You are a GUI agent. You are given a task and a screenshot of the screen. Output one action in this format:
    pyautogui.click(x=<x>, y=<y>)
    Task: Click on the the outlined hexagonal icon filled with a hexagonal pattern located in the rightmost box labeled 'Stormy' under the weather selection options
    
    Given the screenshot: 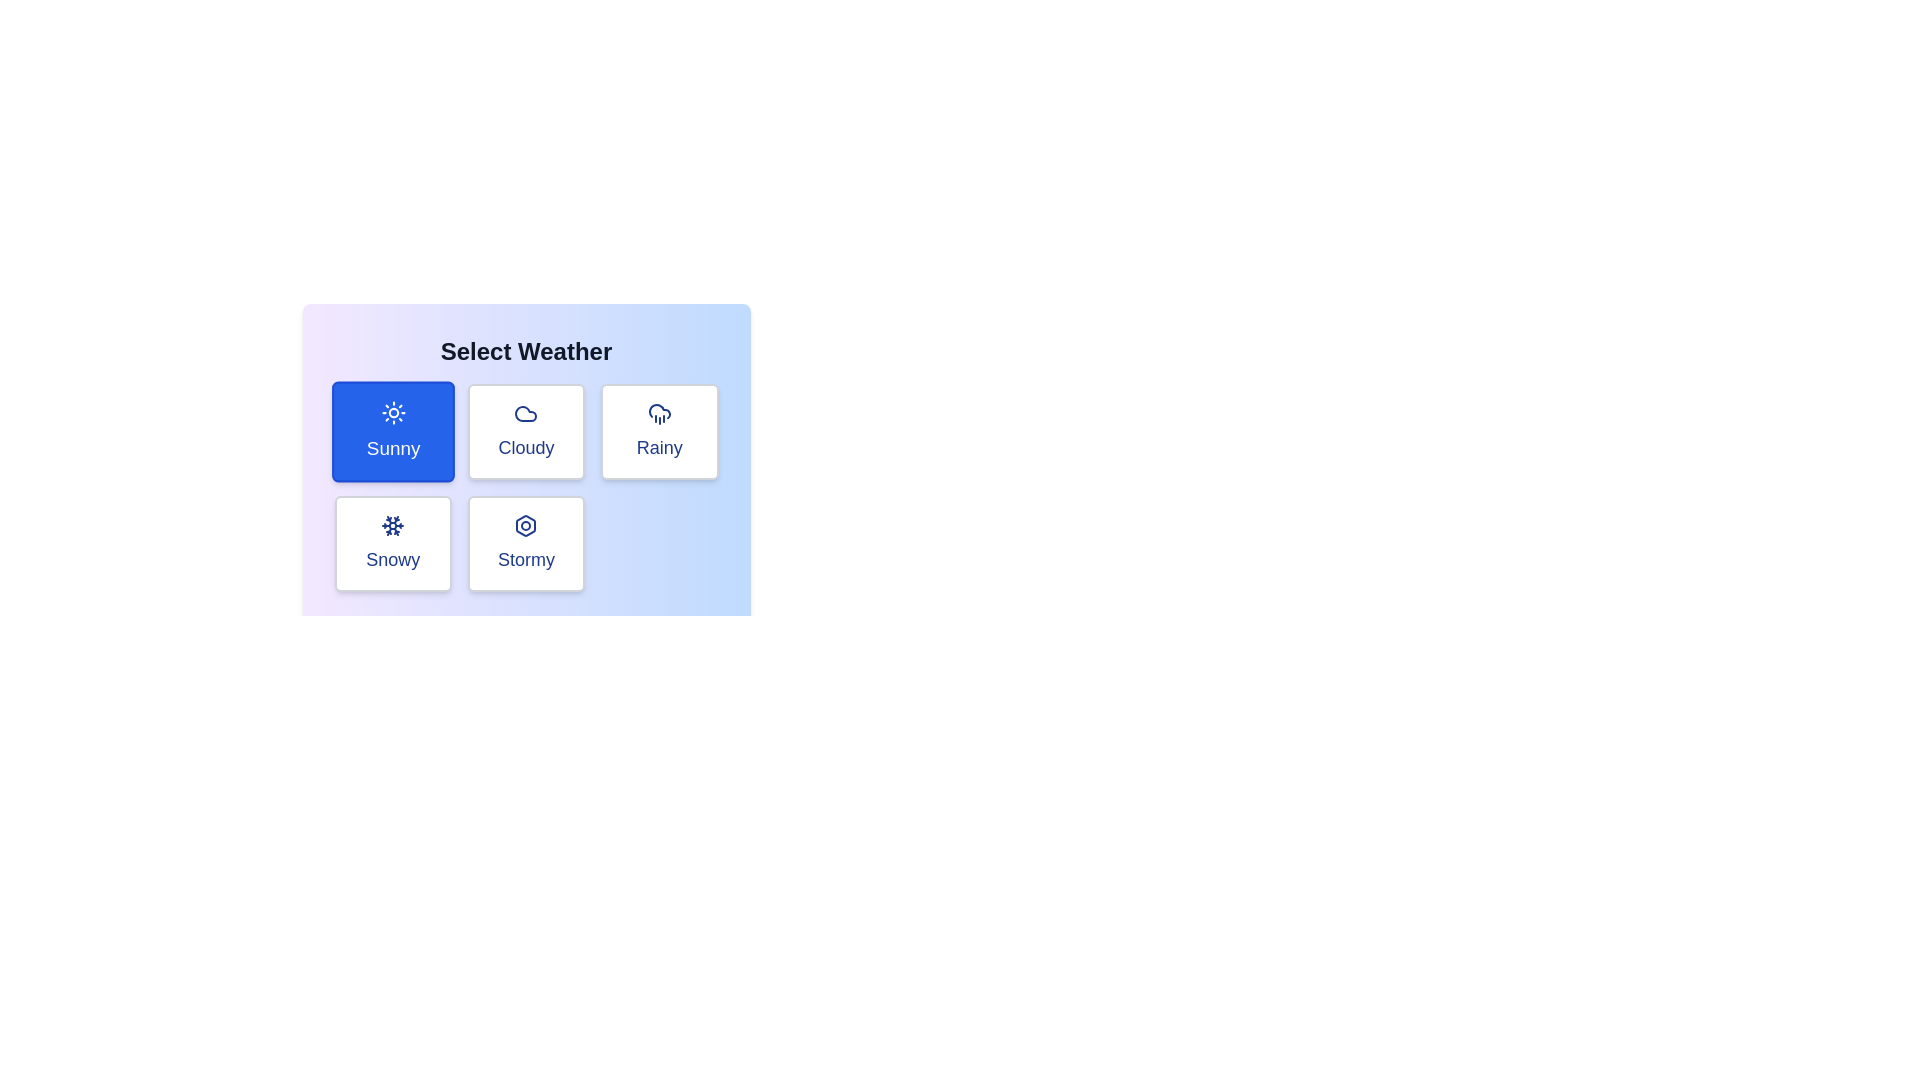 What is the action you would take?
    pyautogui.click(x=526, y=524)
    